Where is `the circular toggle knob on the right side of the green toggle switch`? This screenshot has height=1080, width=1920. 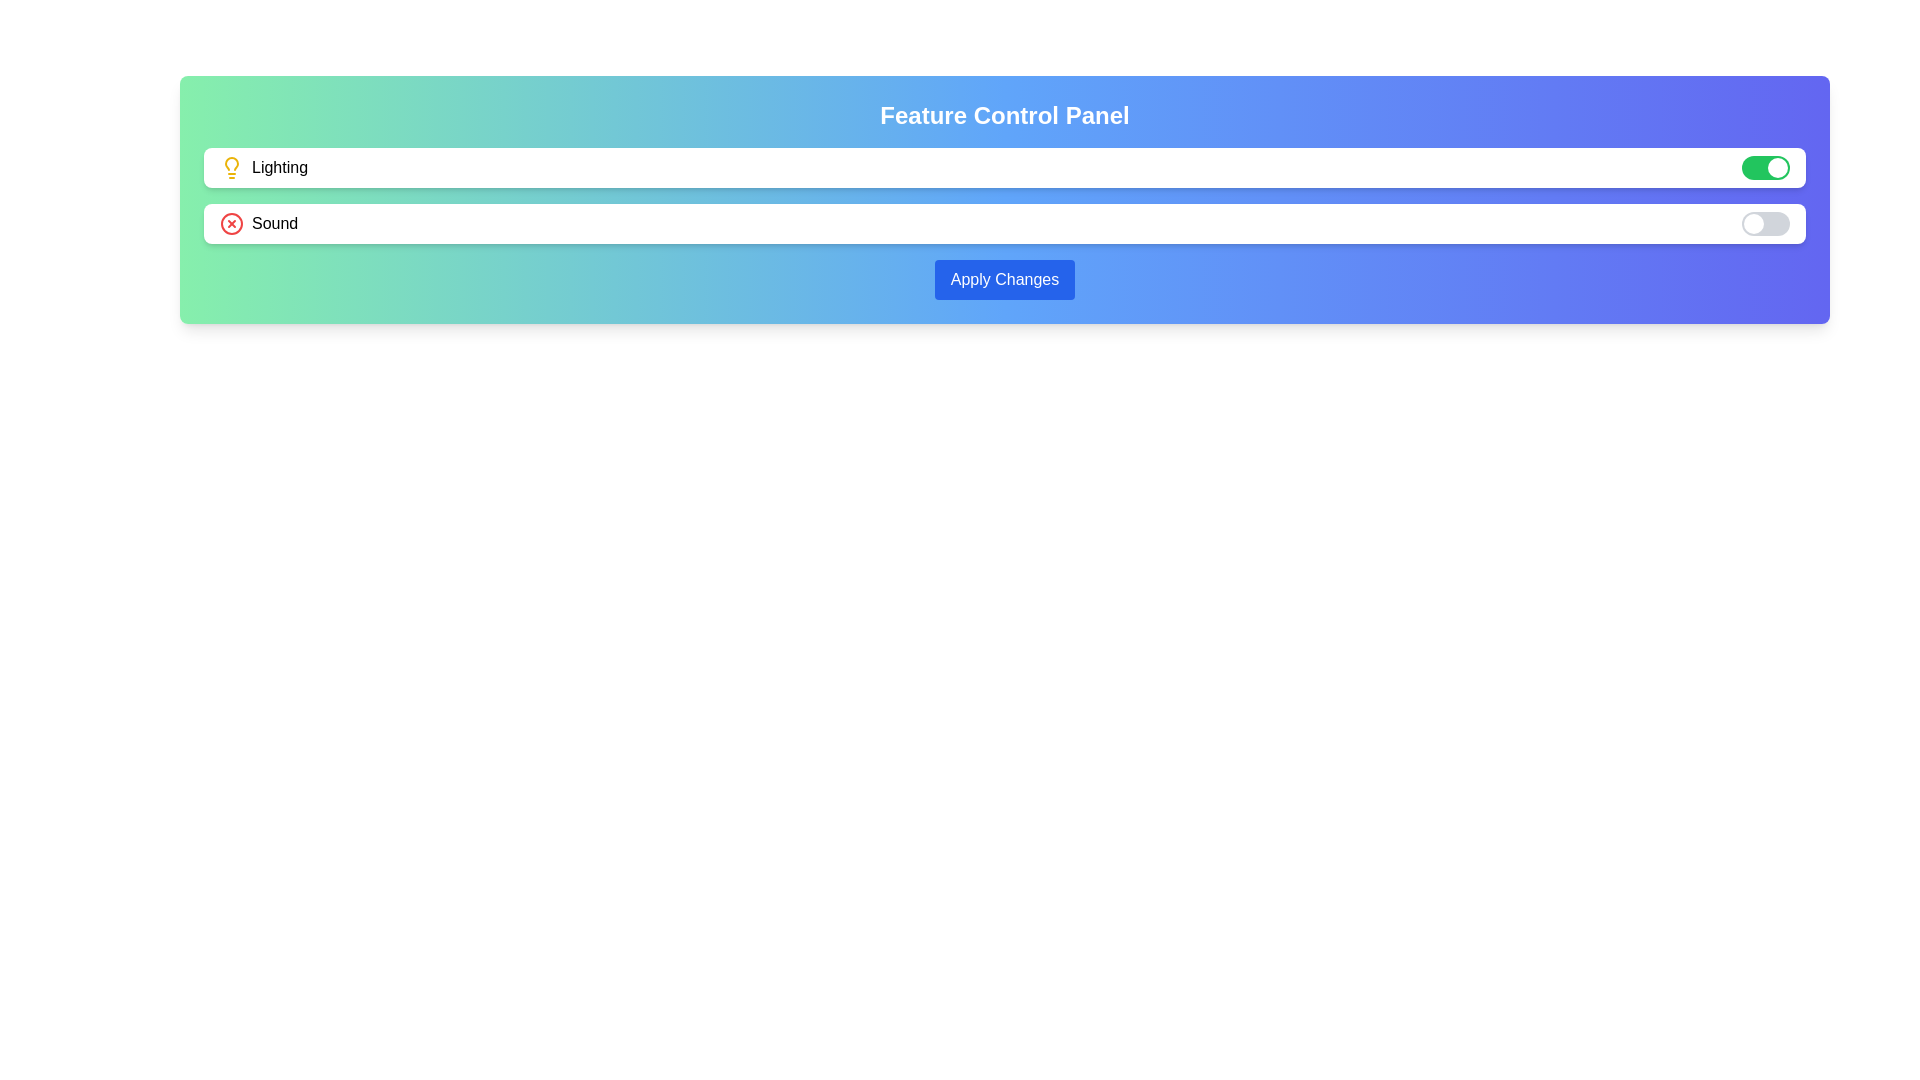 the circular toggle knob on the right side of the green toggle switch is located at coordinates (1777, 167).